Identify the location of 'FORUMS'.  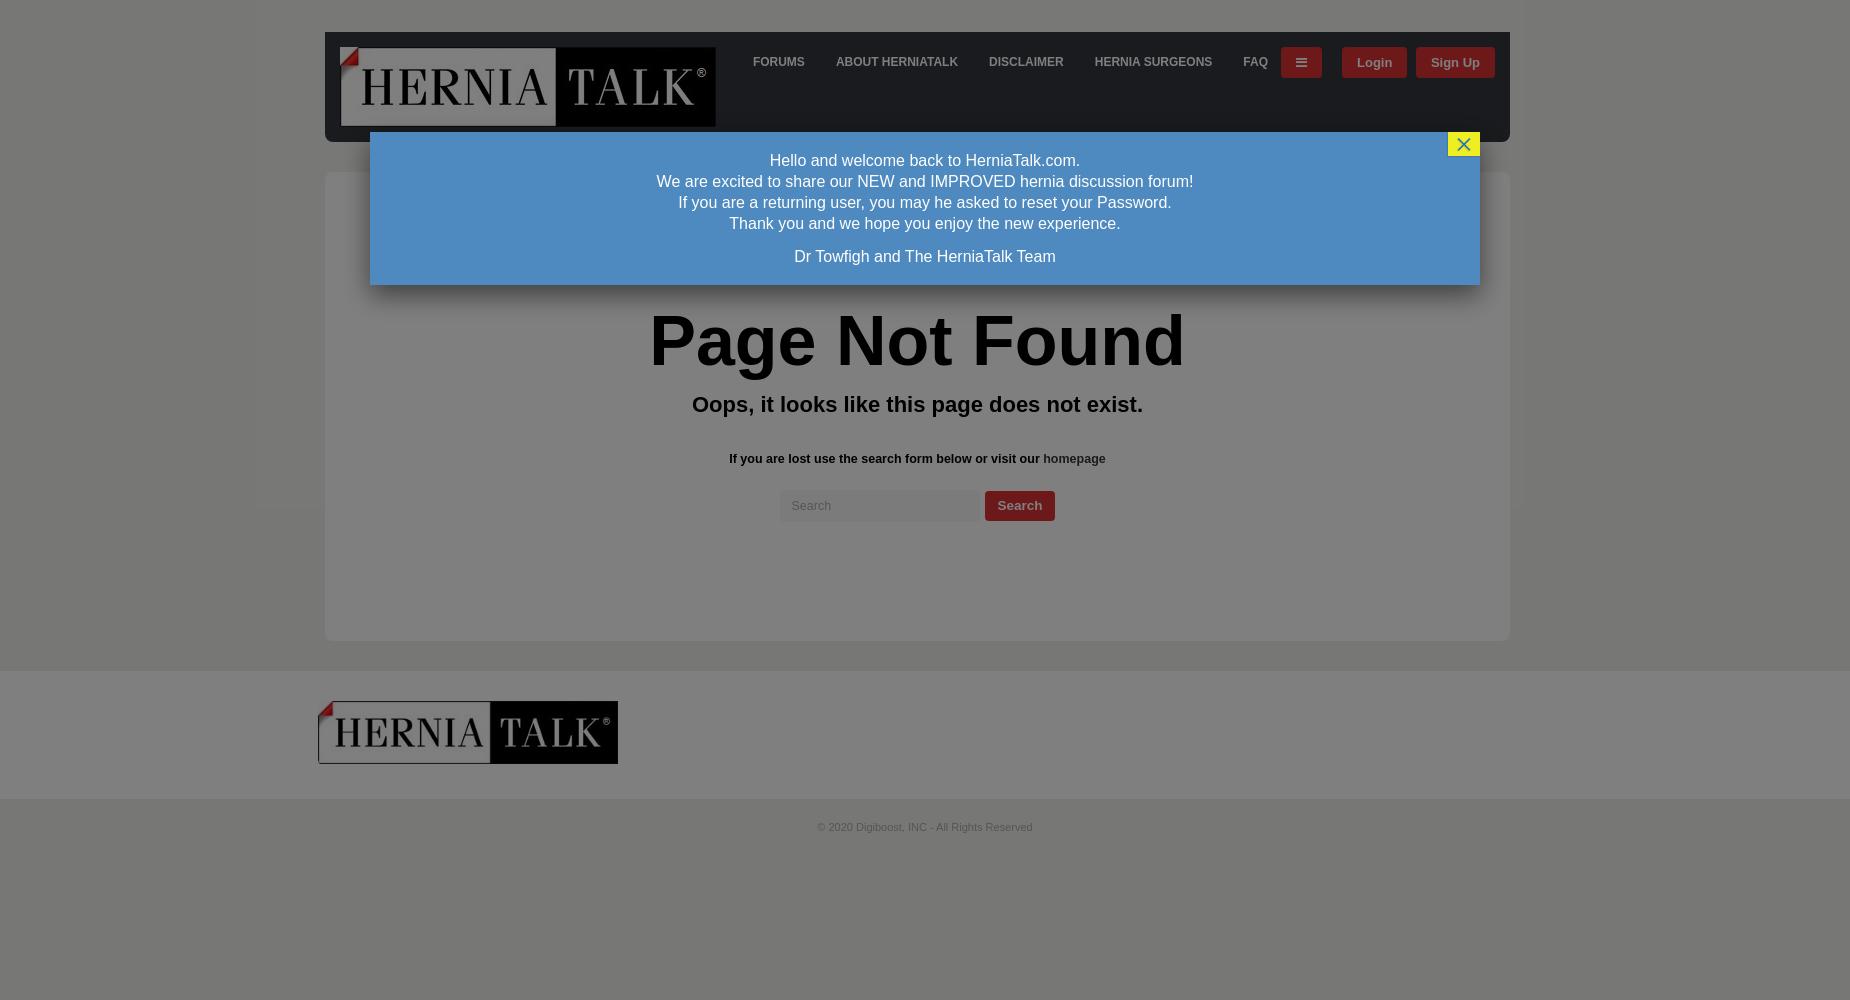
(777, 62).